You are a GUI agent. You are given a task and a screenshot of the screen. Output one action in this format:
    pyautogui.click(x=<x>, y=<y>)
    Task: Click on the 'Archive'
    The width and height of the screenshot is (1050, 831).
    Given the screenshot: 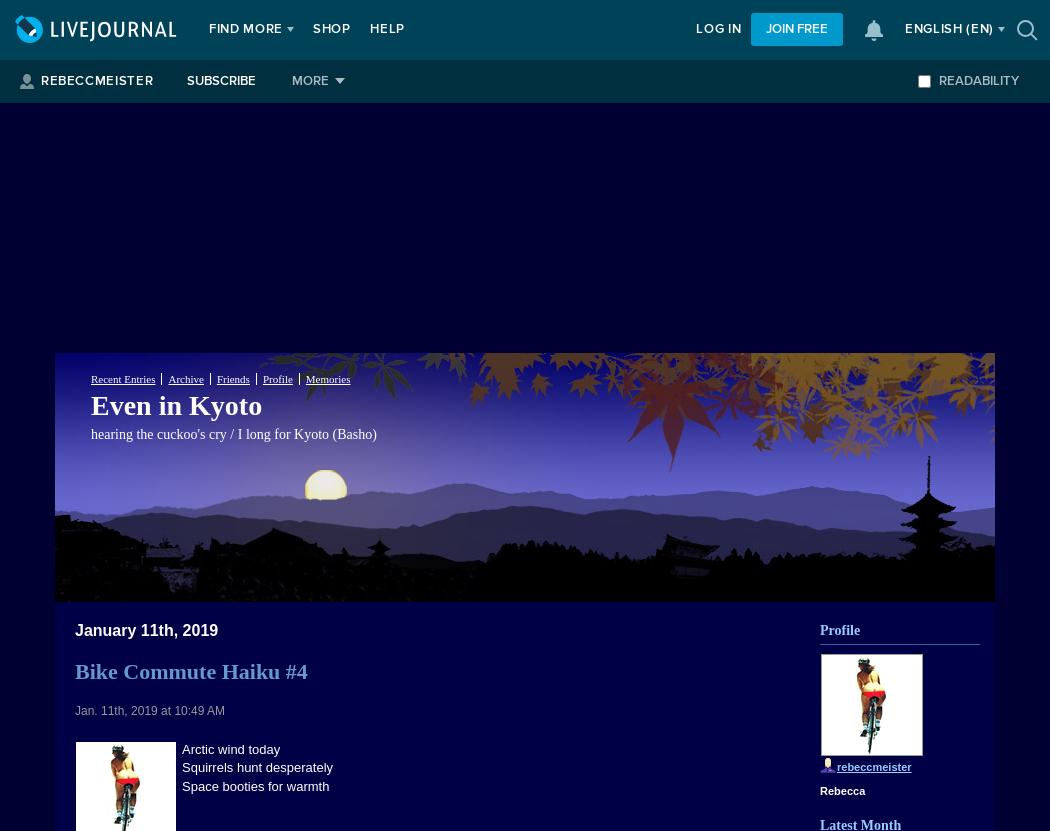 What is the action you would take?
    pyautogui.click(x=185, y=379)
    